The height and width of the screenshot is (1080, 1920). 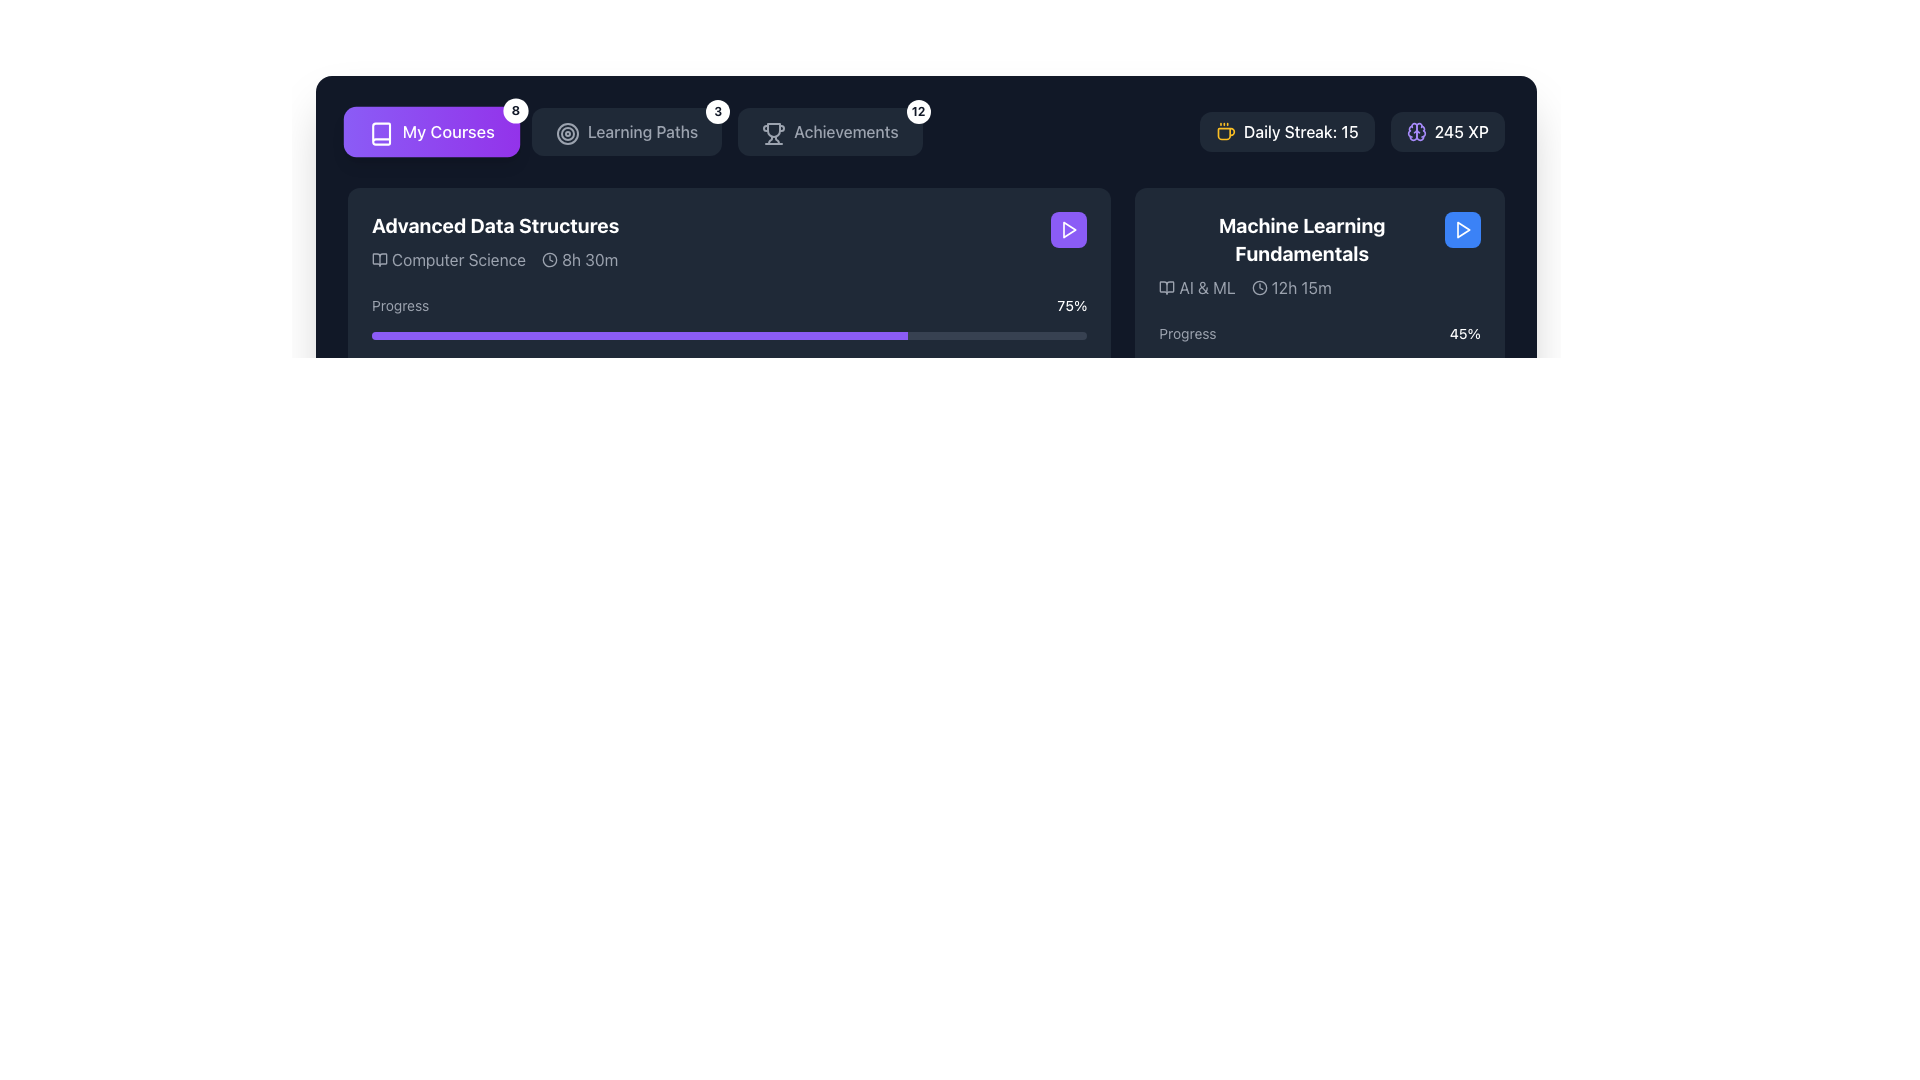 What do you see at coordinates (564, 131) in the screenshot?
I see `the circular target icon located to the left of the 'Learning Paths' text in the header bar` at bounding box center [564, 131].